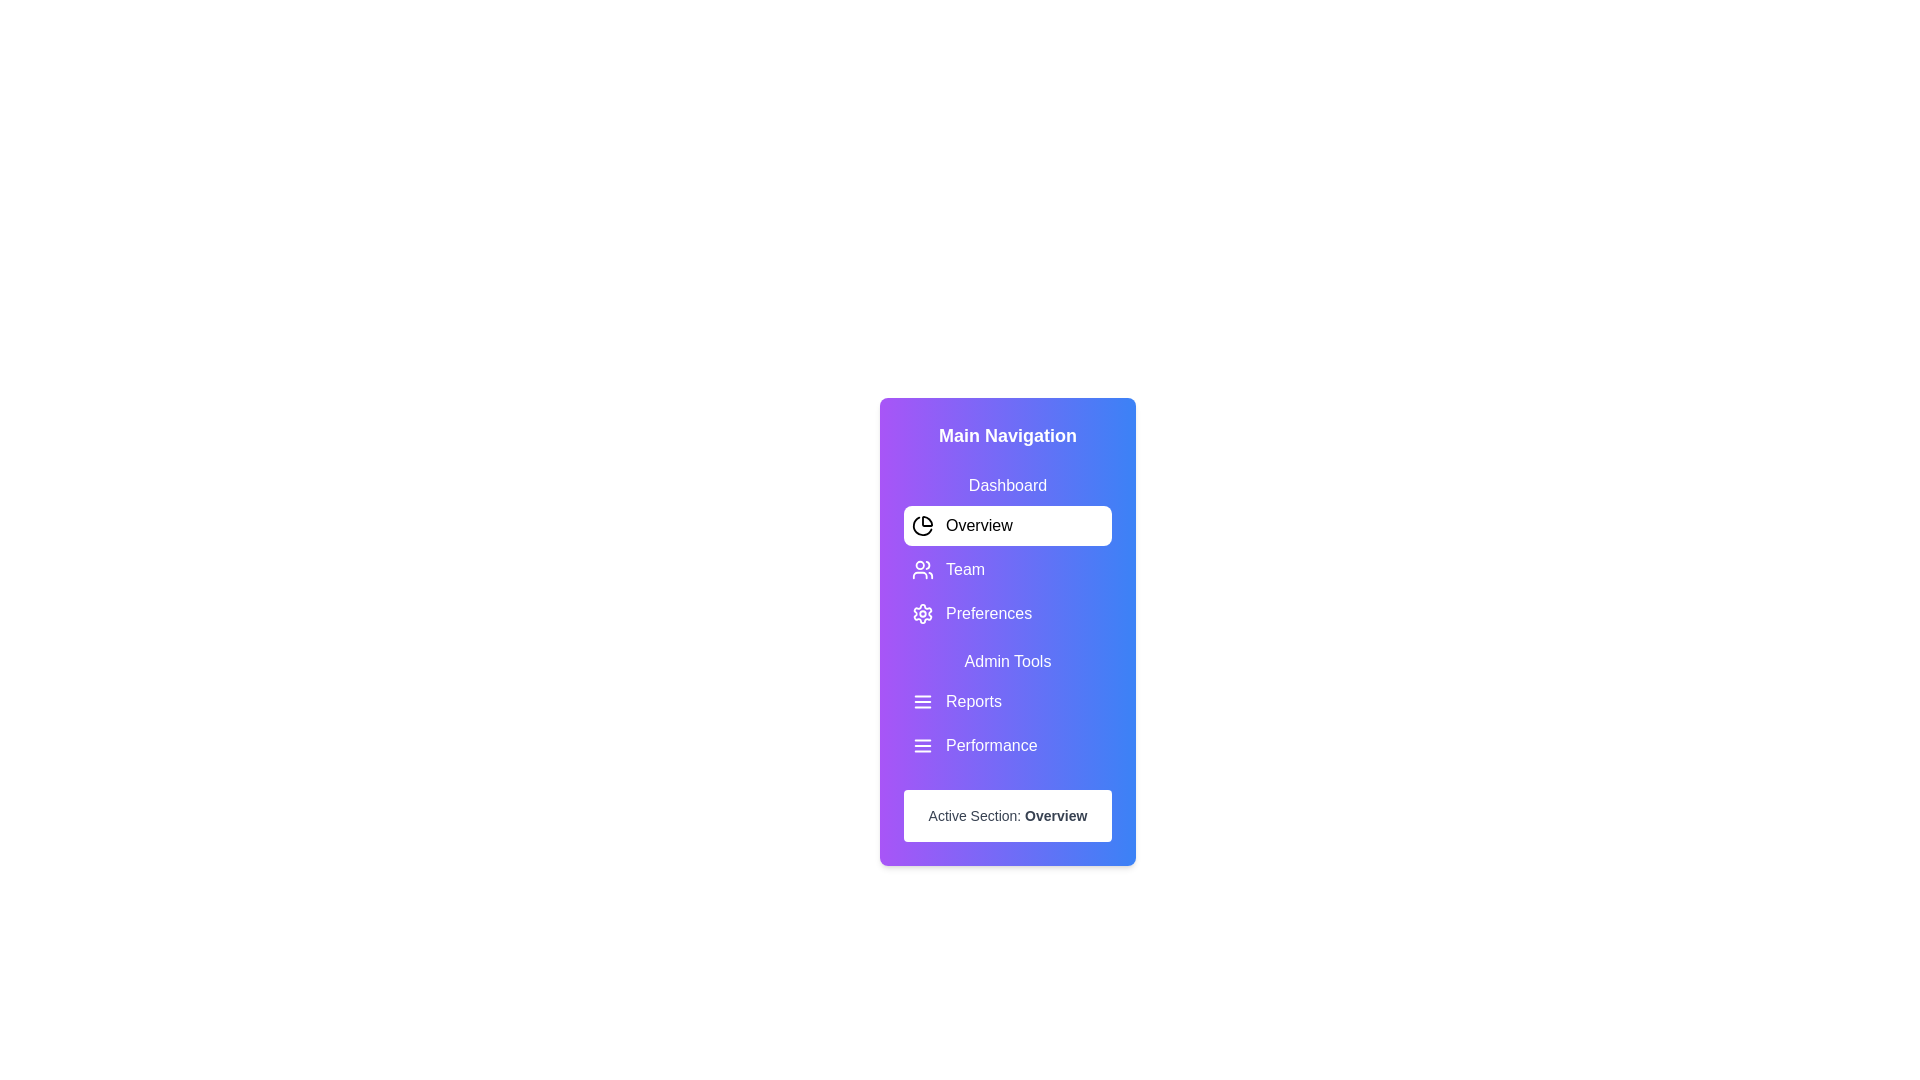  What do you see at coordinates (1008, 524) in the screenshot?
I see `the menu option labeled Overview` at bounding box center [1008, 524].